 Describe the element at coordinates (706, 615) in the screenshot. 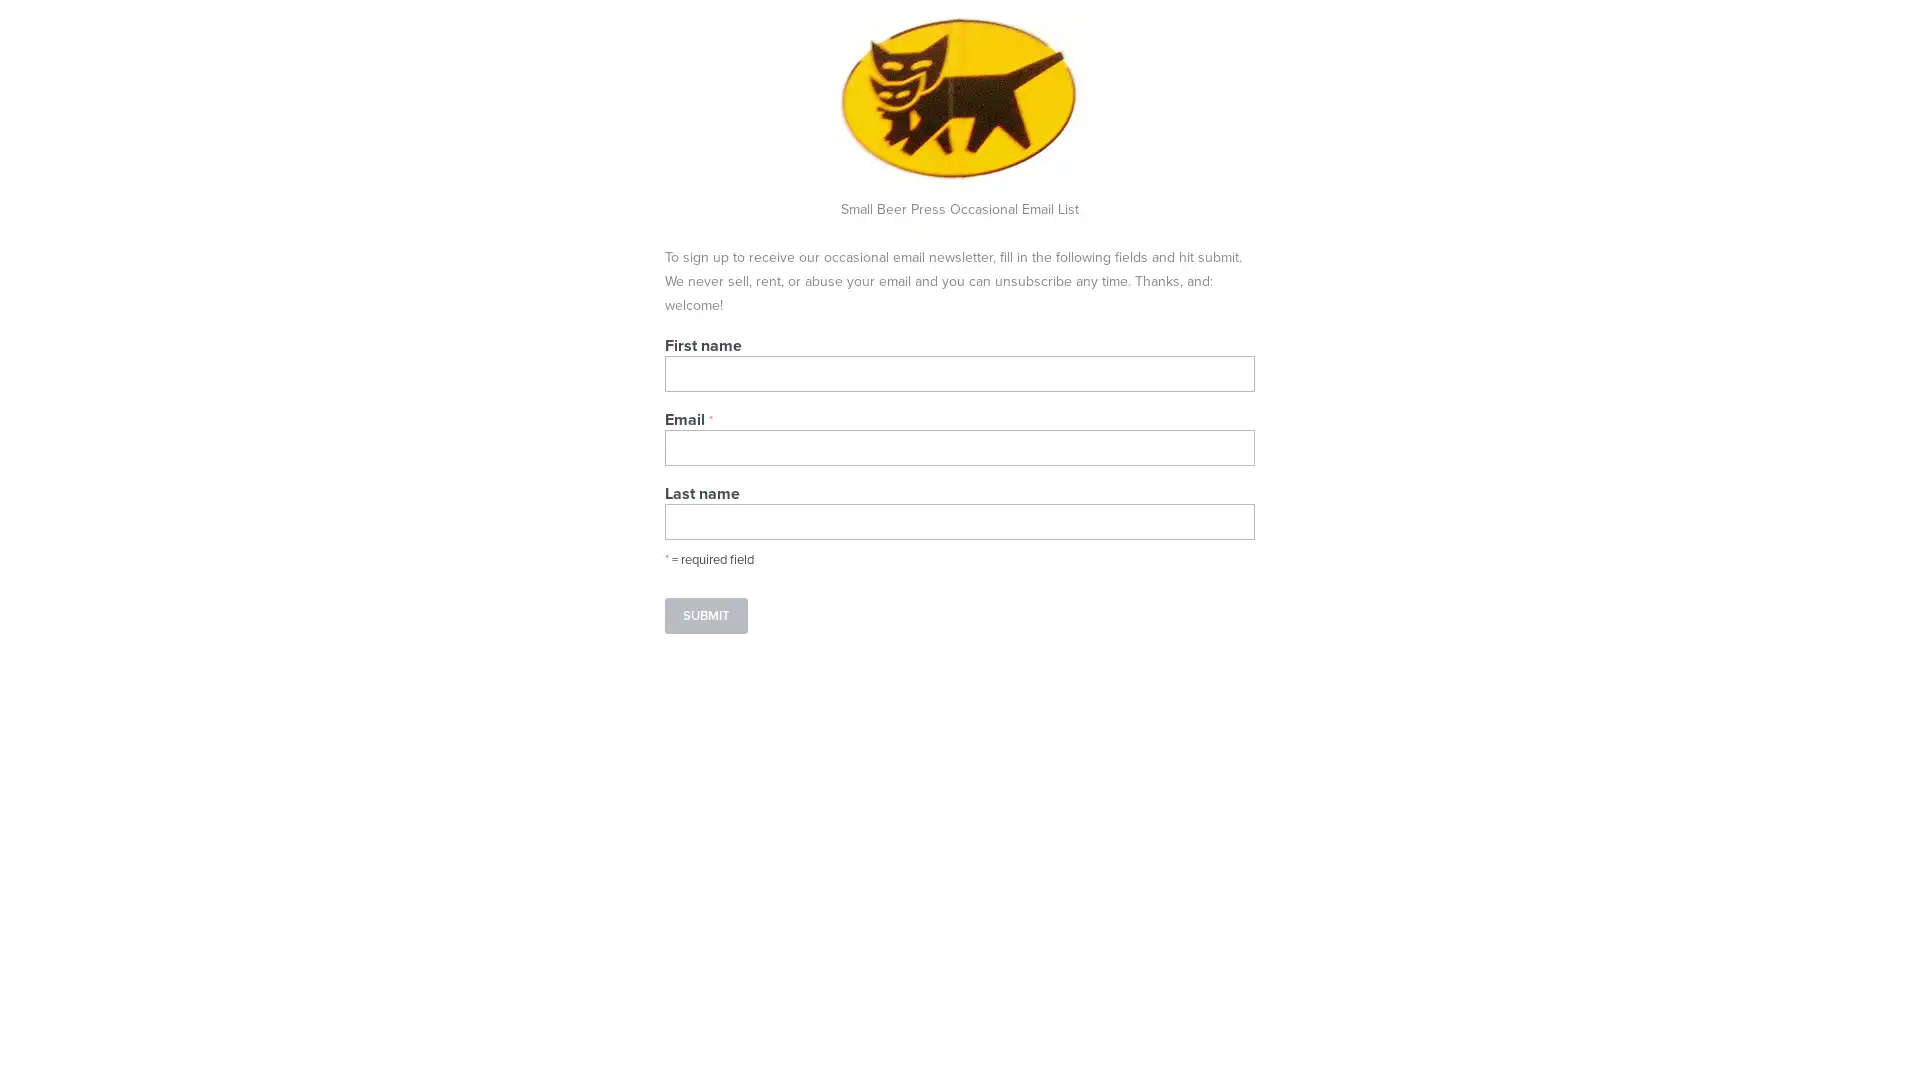

I see `Submit` at that location.